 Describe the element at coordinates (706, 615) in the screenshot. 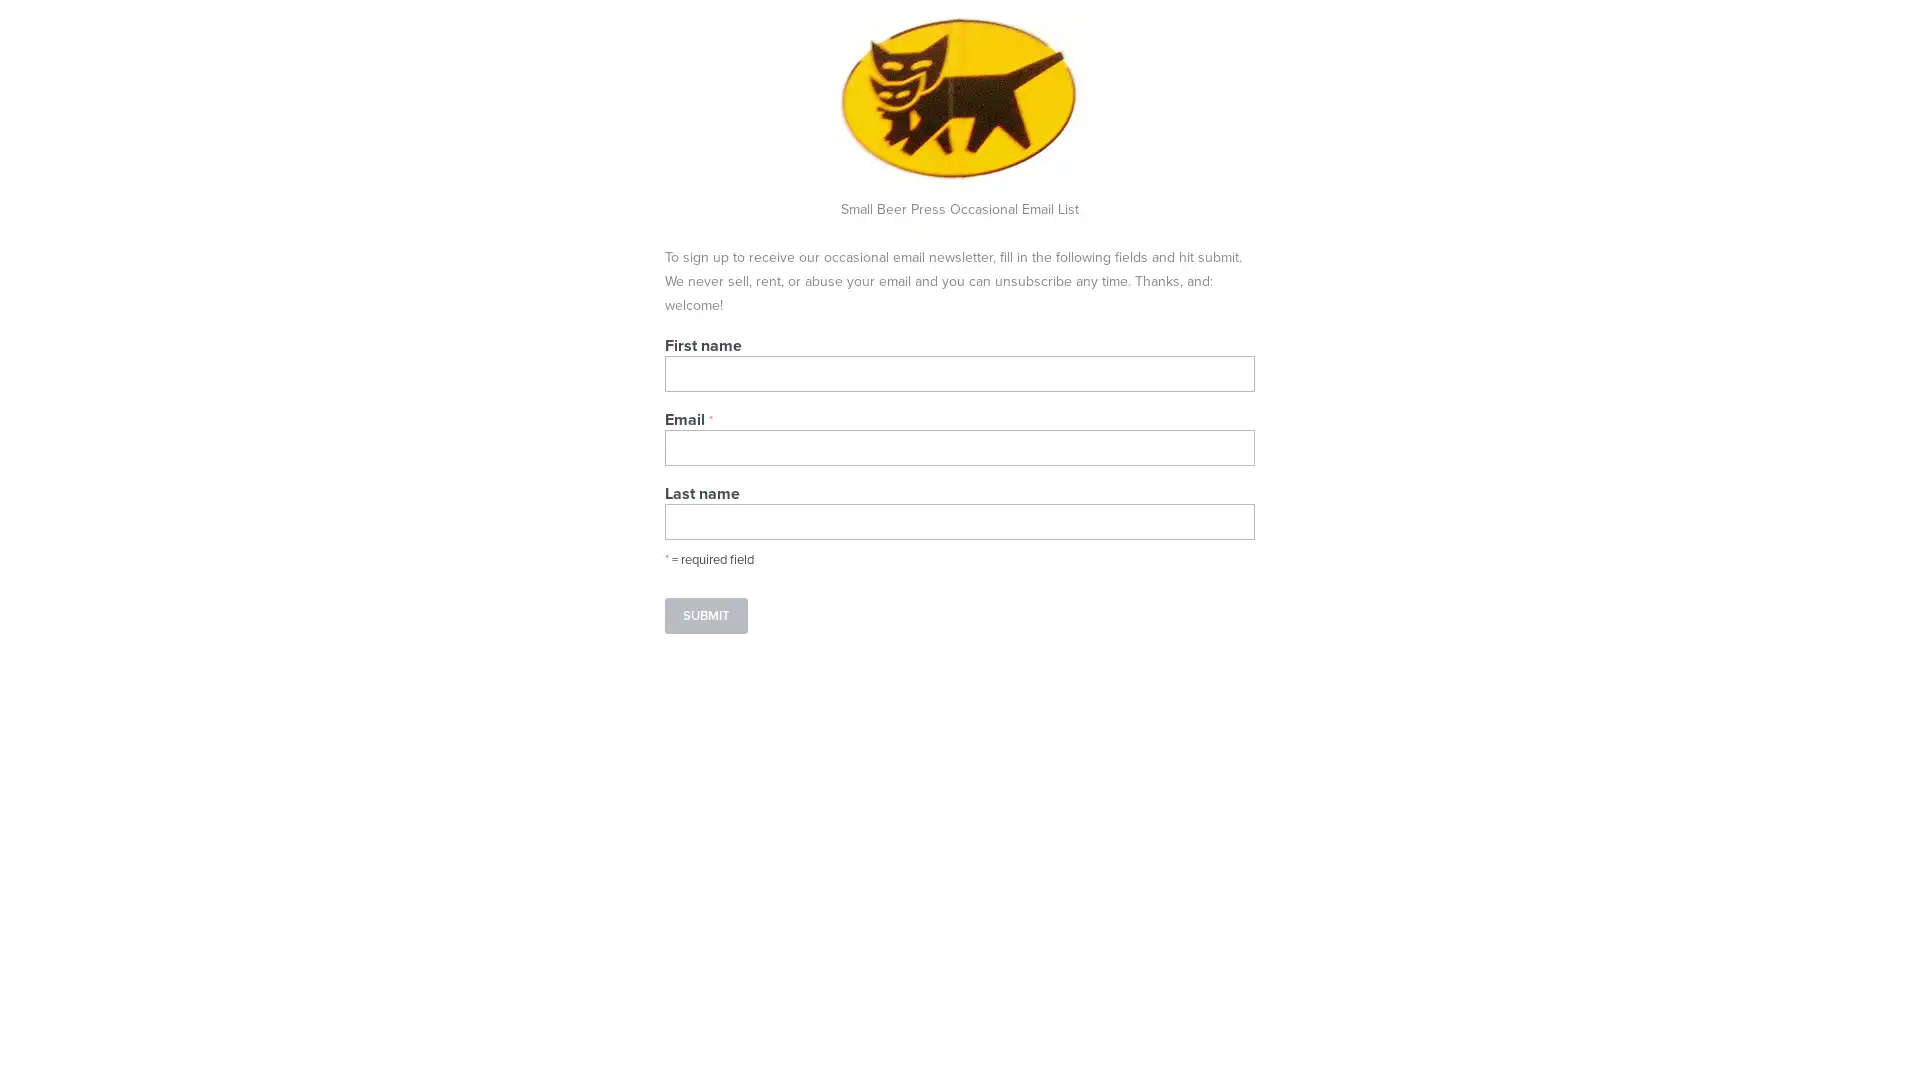

I see `Submit` at that location.